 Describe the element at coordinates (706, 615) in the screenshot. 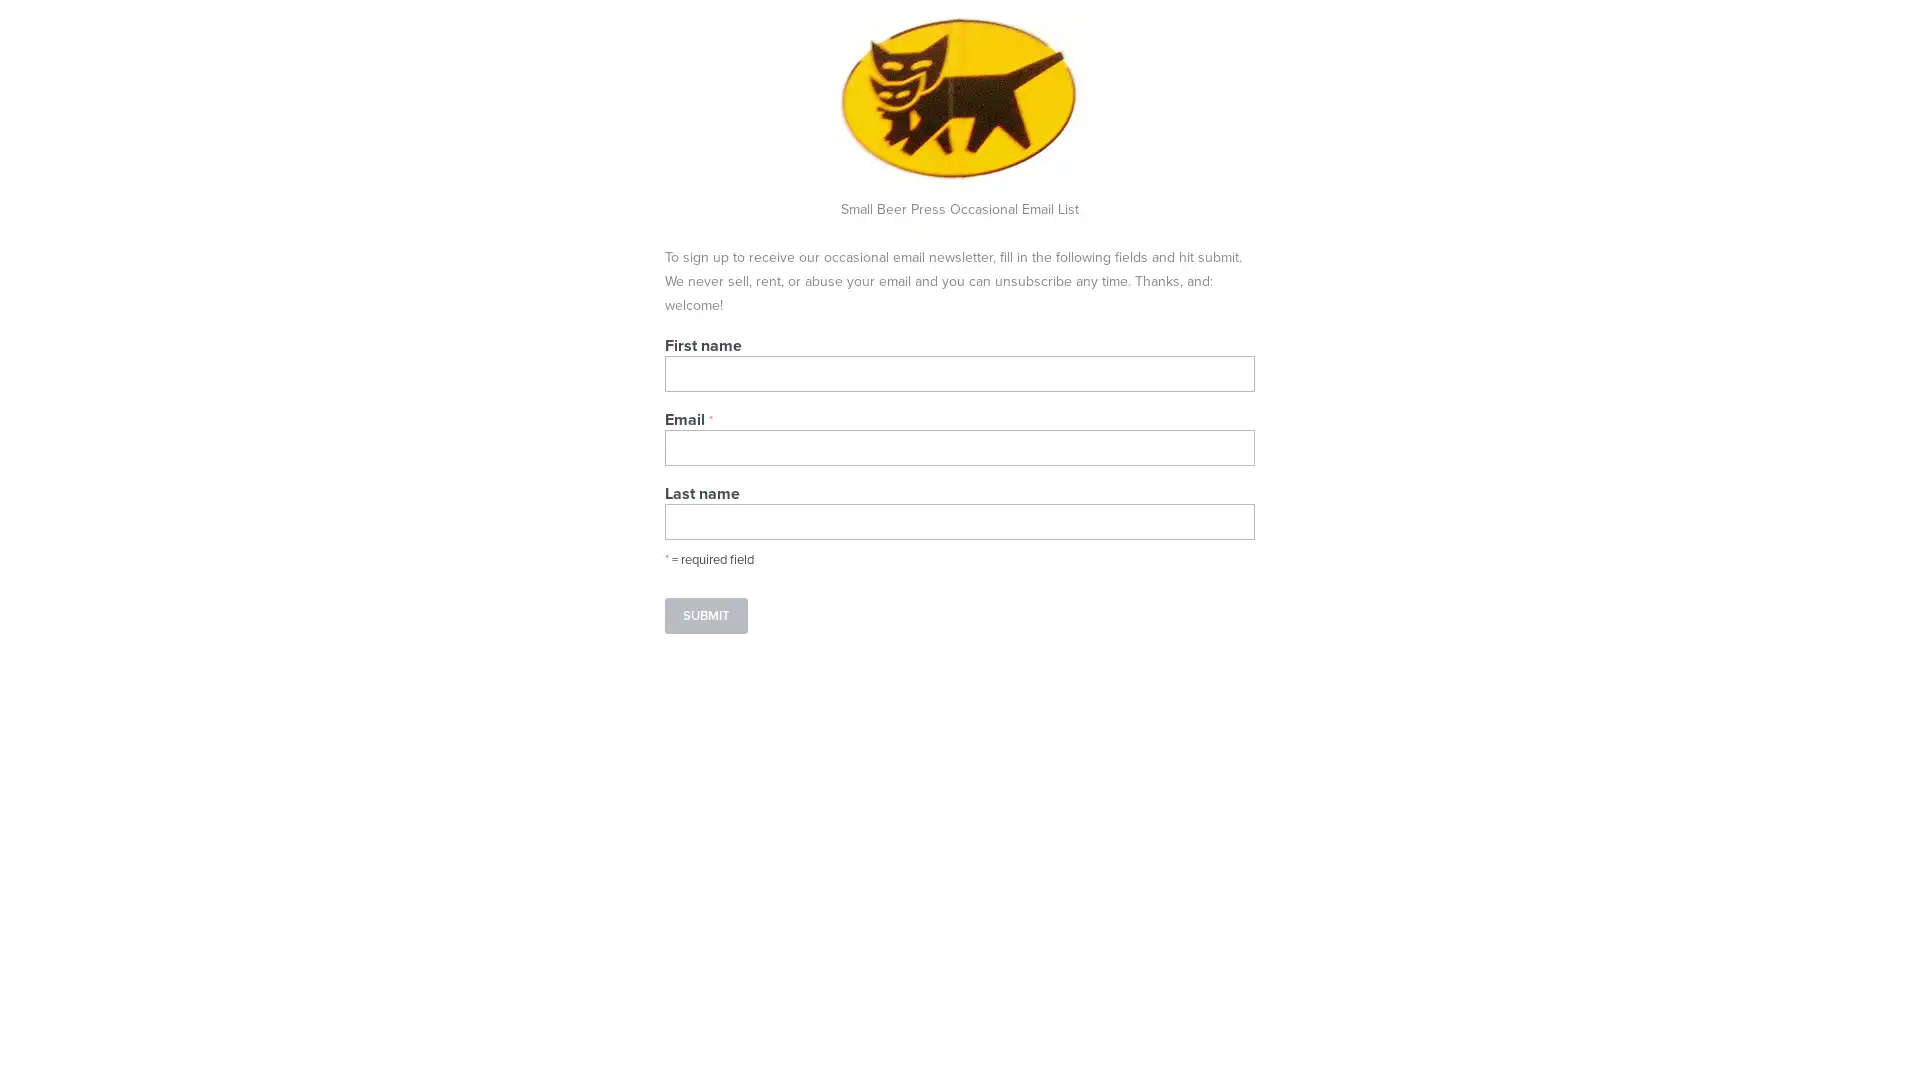

I see `Submit` at that location.